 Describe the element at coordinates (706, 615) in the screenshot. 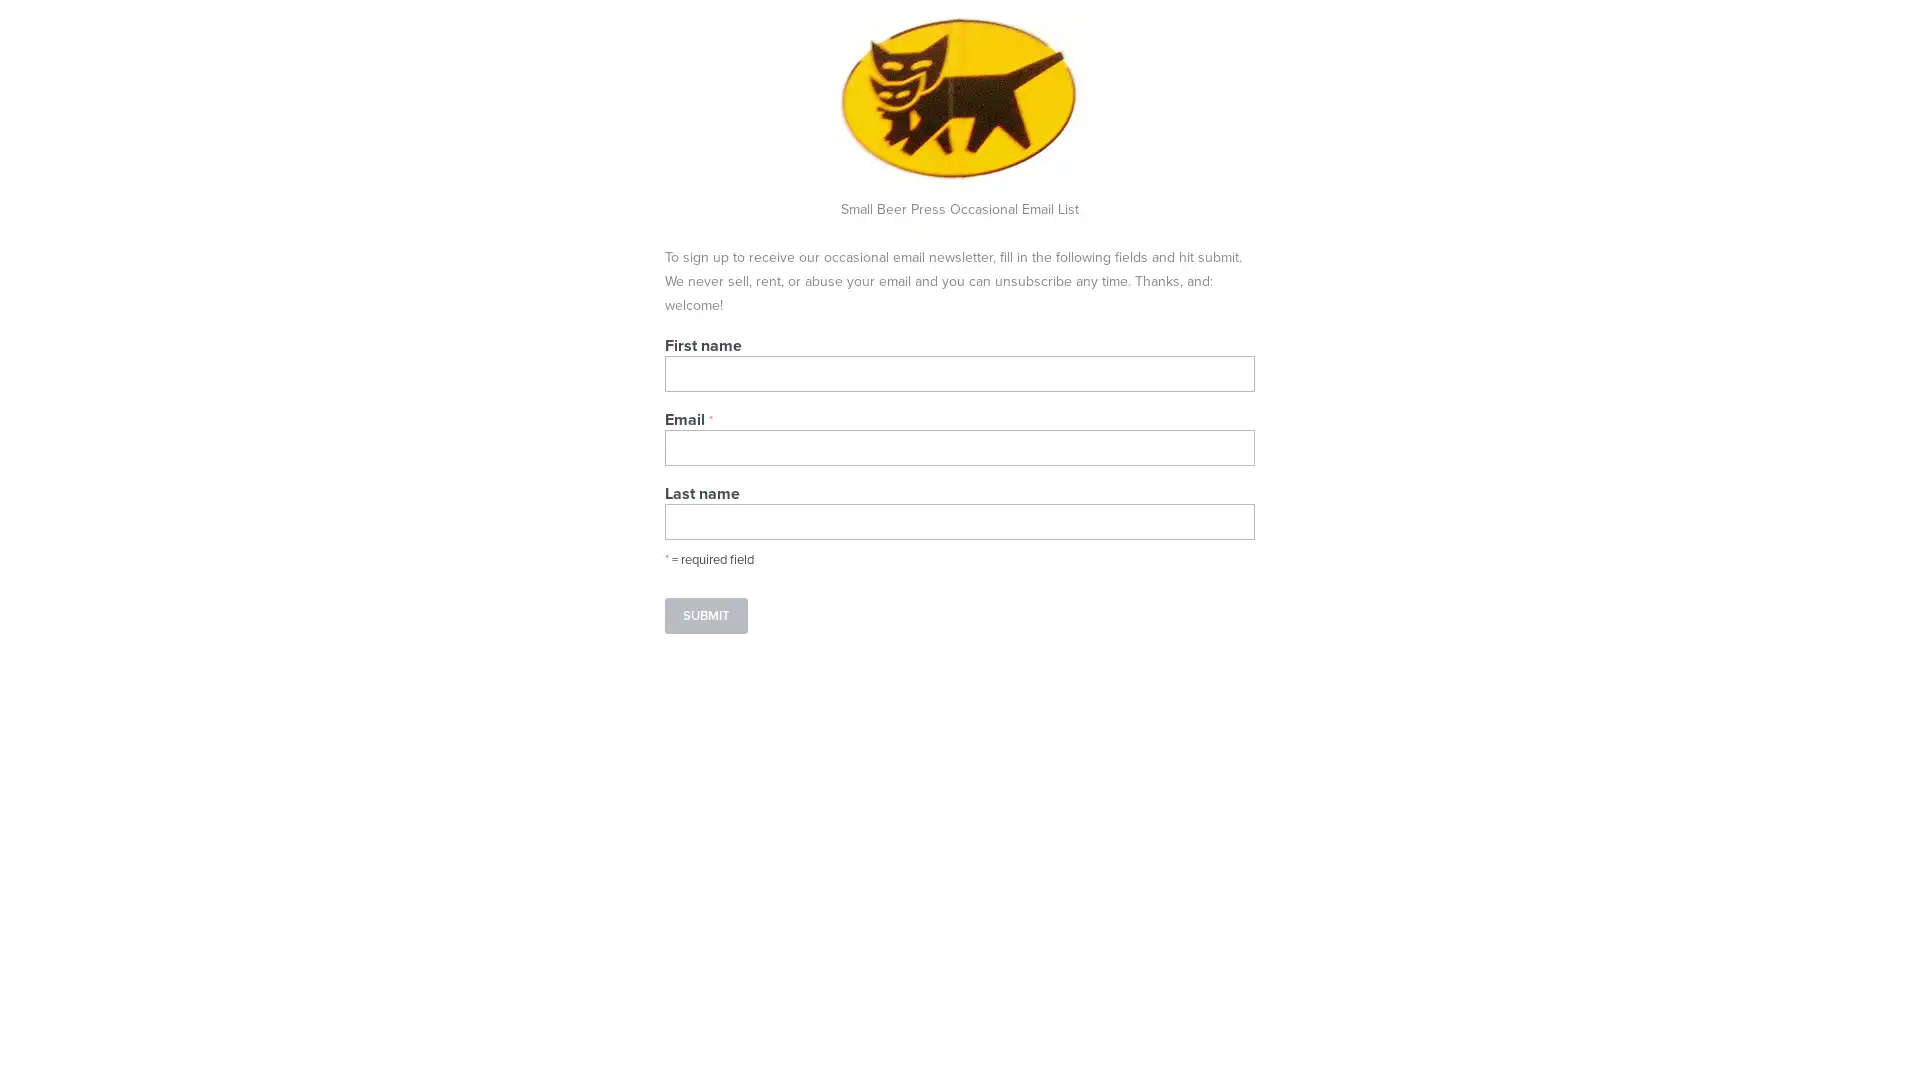

I see `Submit` at that location.